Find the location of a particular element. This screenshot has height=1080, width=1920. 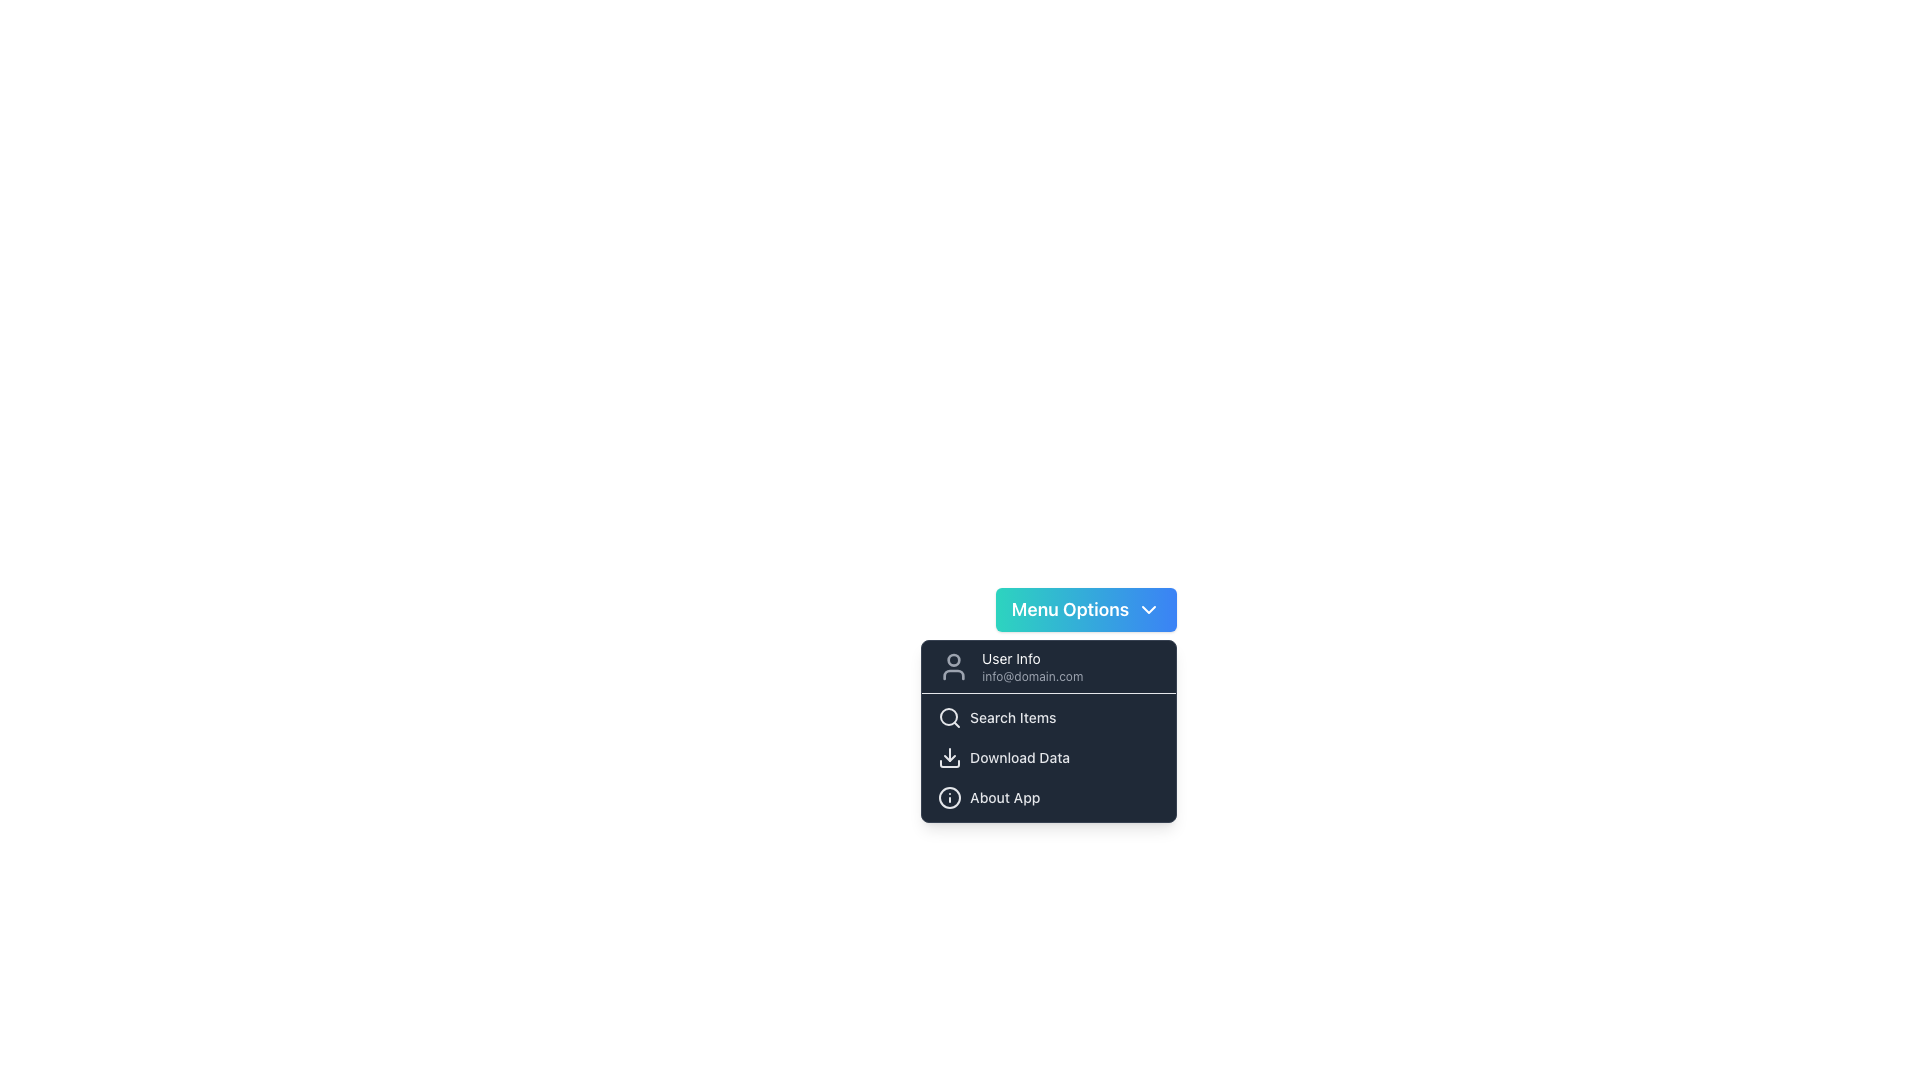

the search button located in the second row of the vertical menu, positioned between 'User Info' and 'Download Data' is located at coordinates (1048, 716).